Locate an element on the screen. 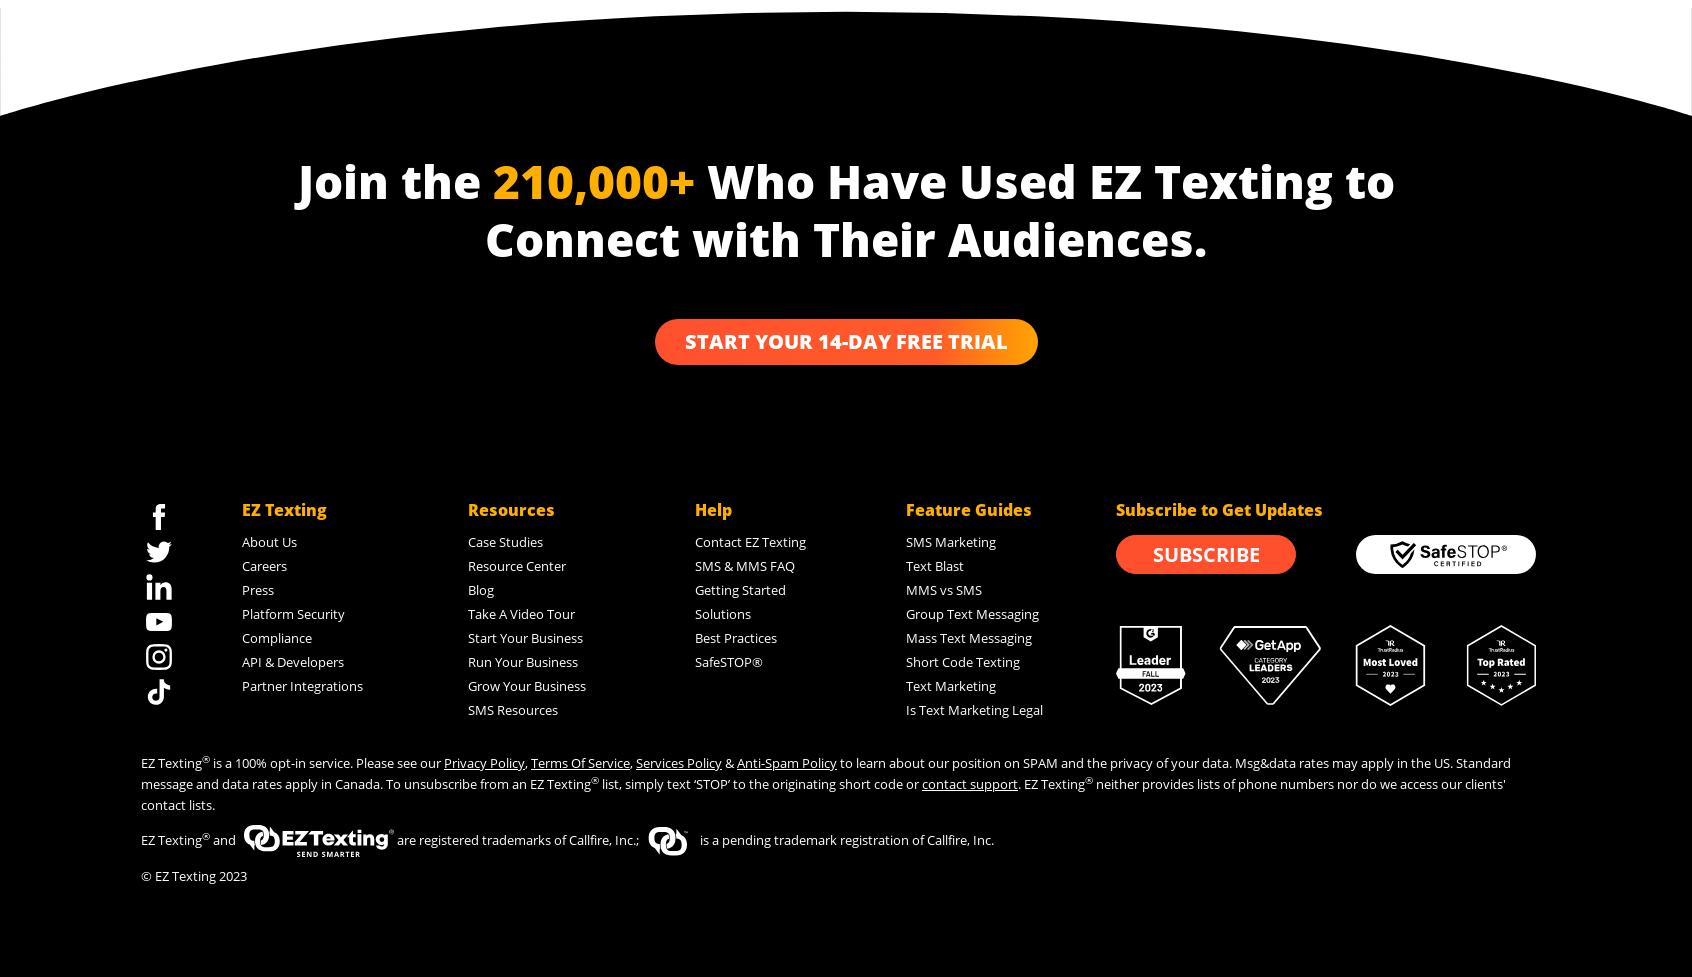 The height and width of the screenshot is (977, 1692). 'Text Marketing' is located at coordinates (950, 685).